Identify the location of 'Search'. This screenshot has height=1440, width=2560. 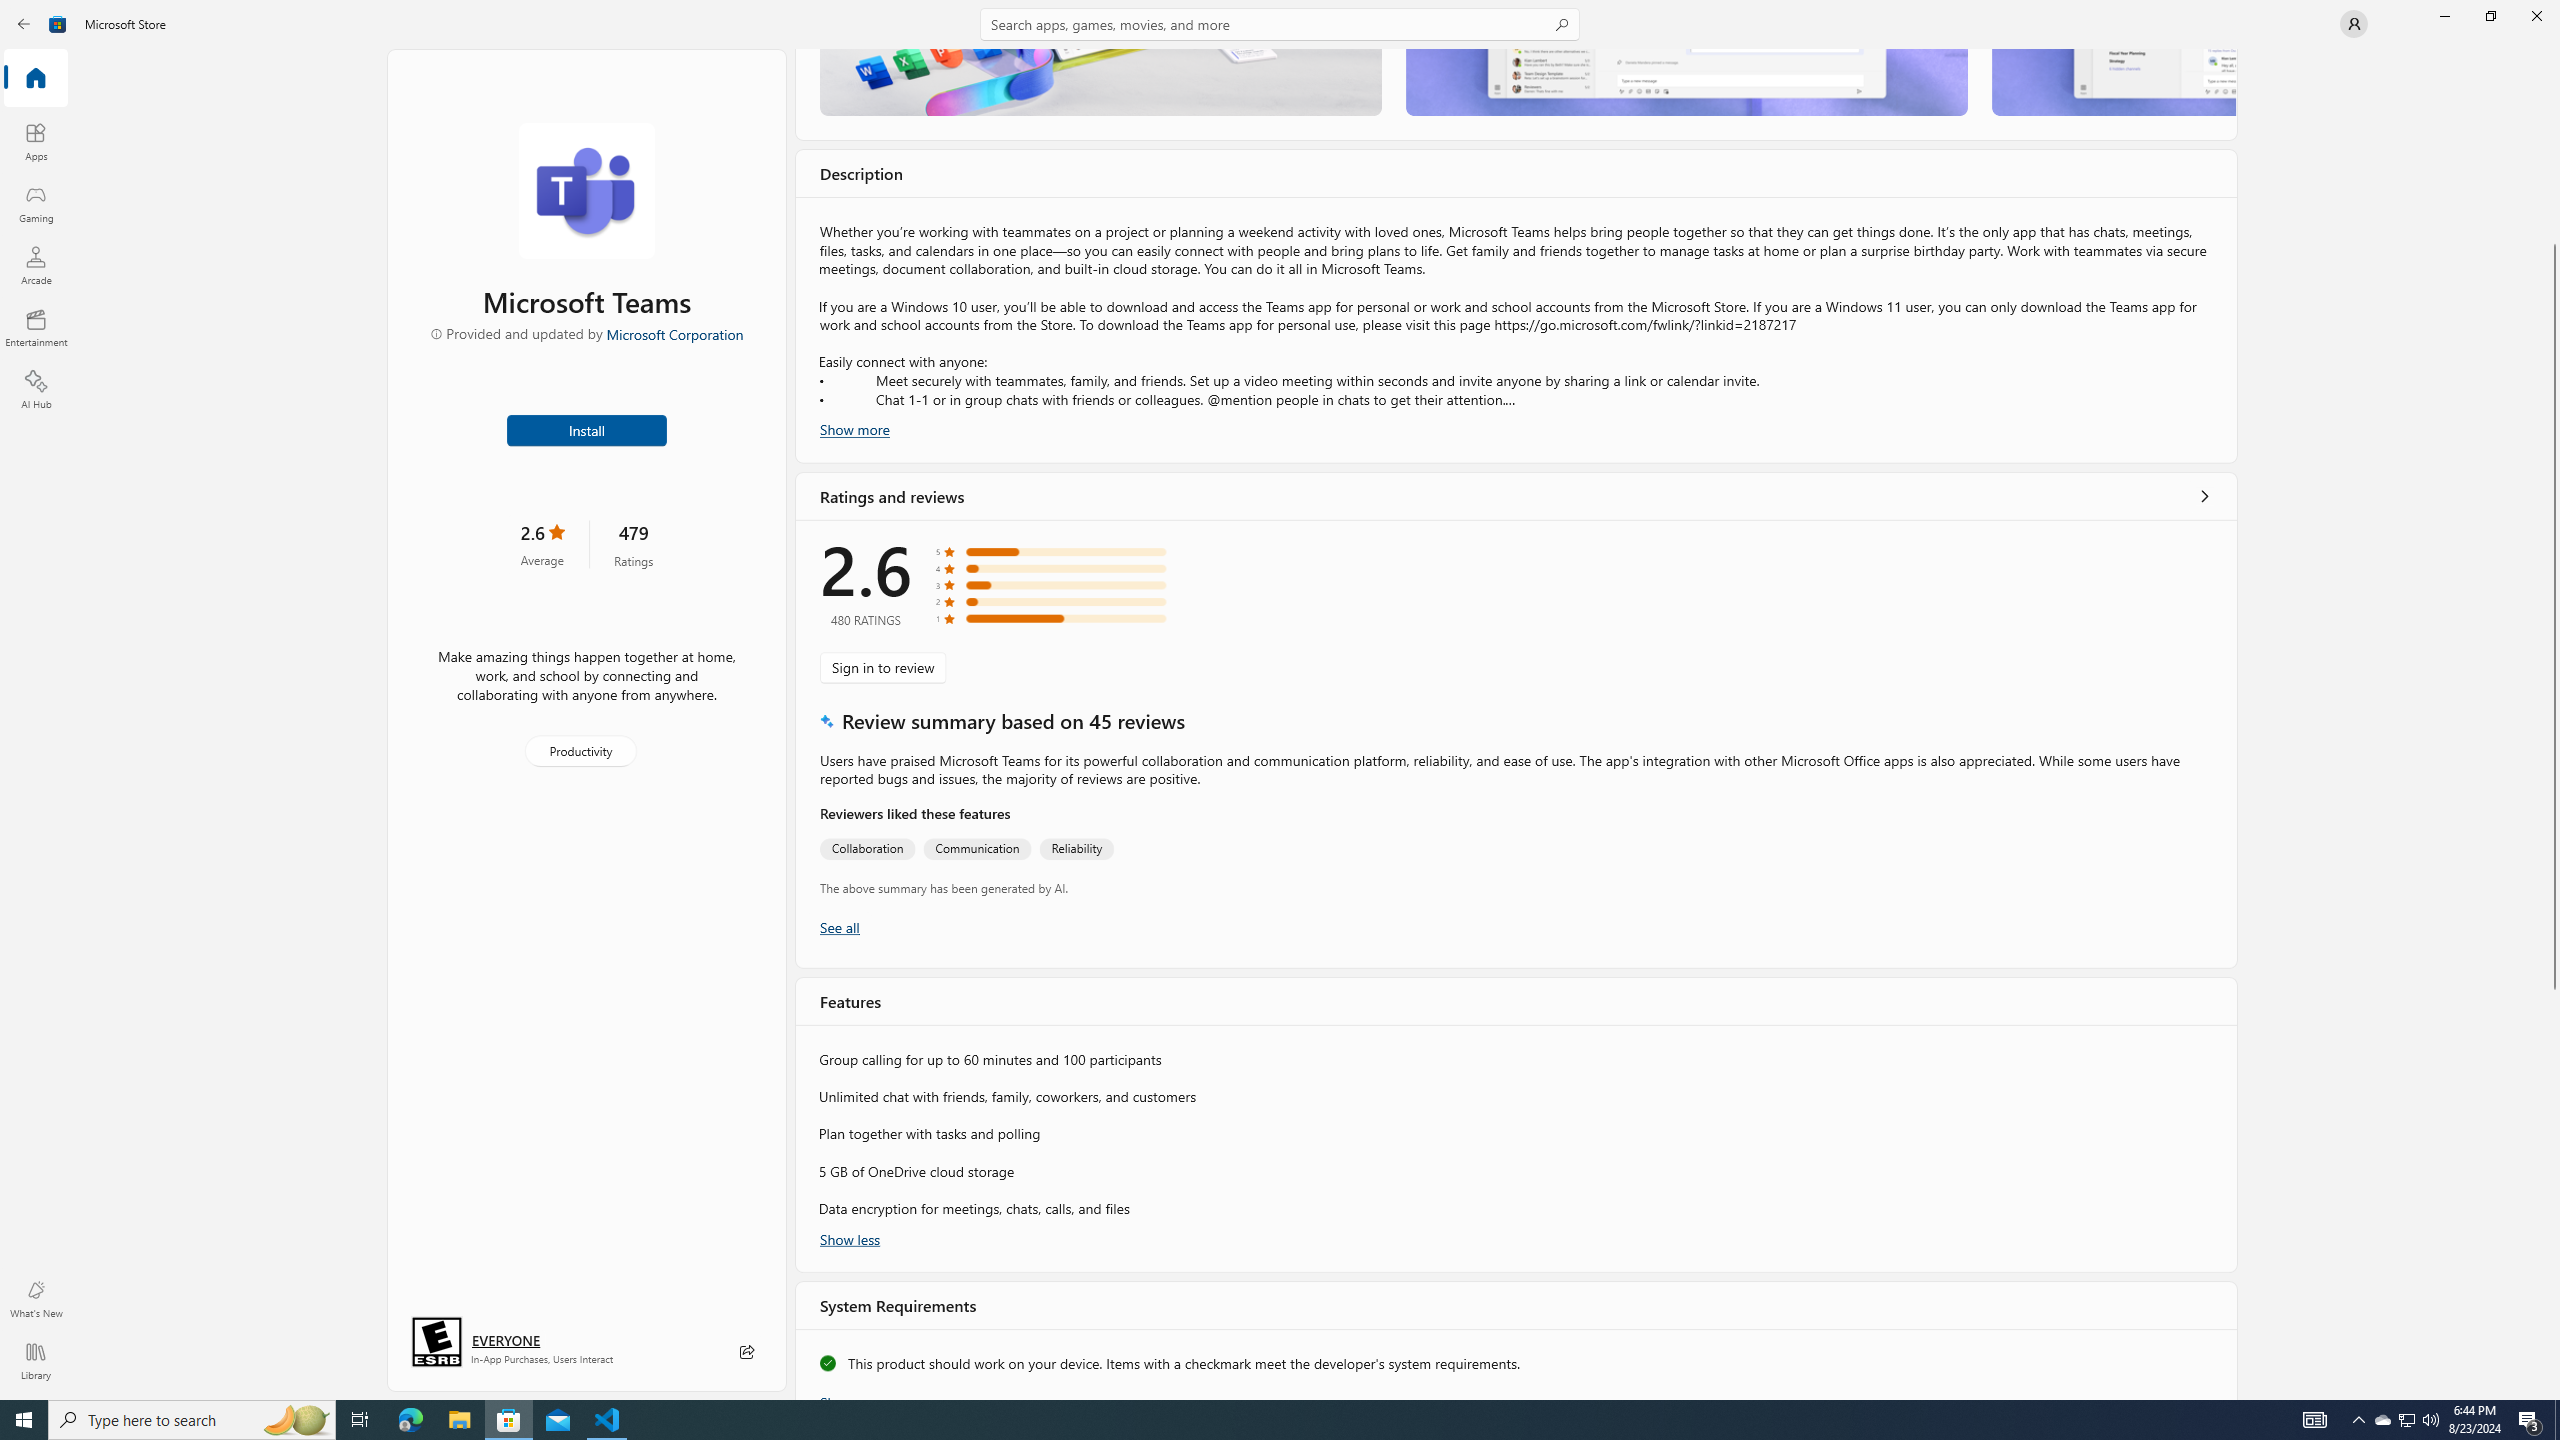
(1280, 23).